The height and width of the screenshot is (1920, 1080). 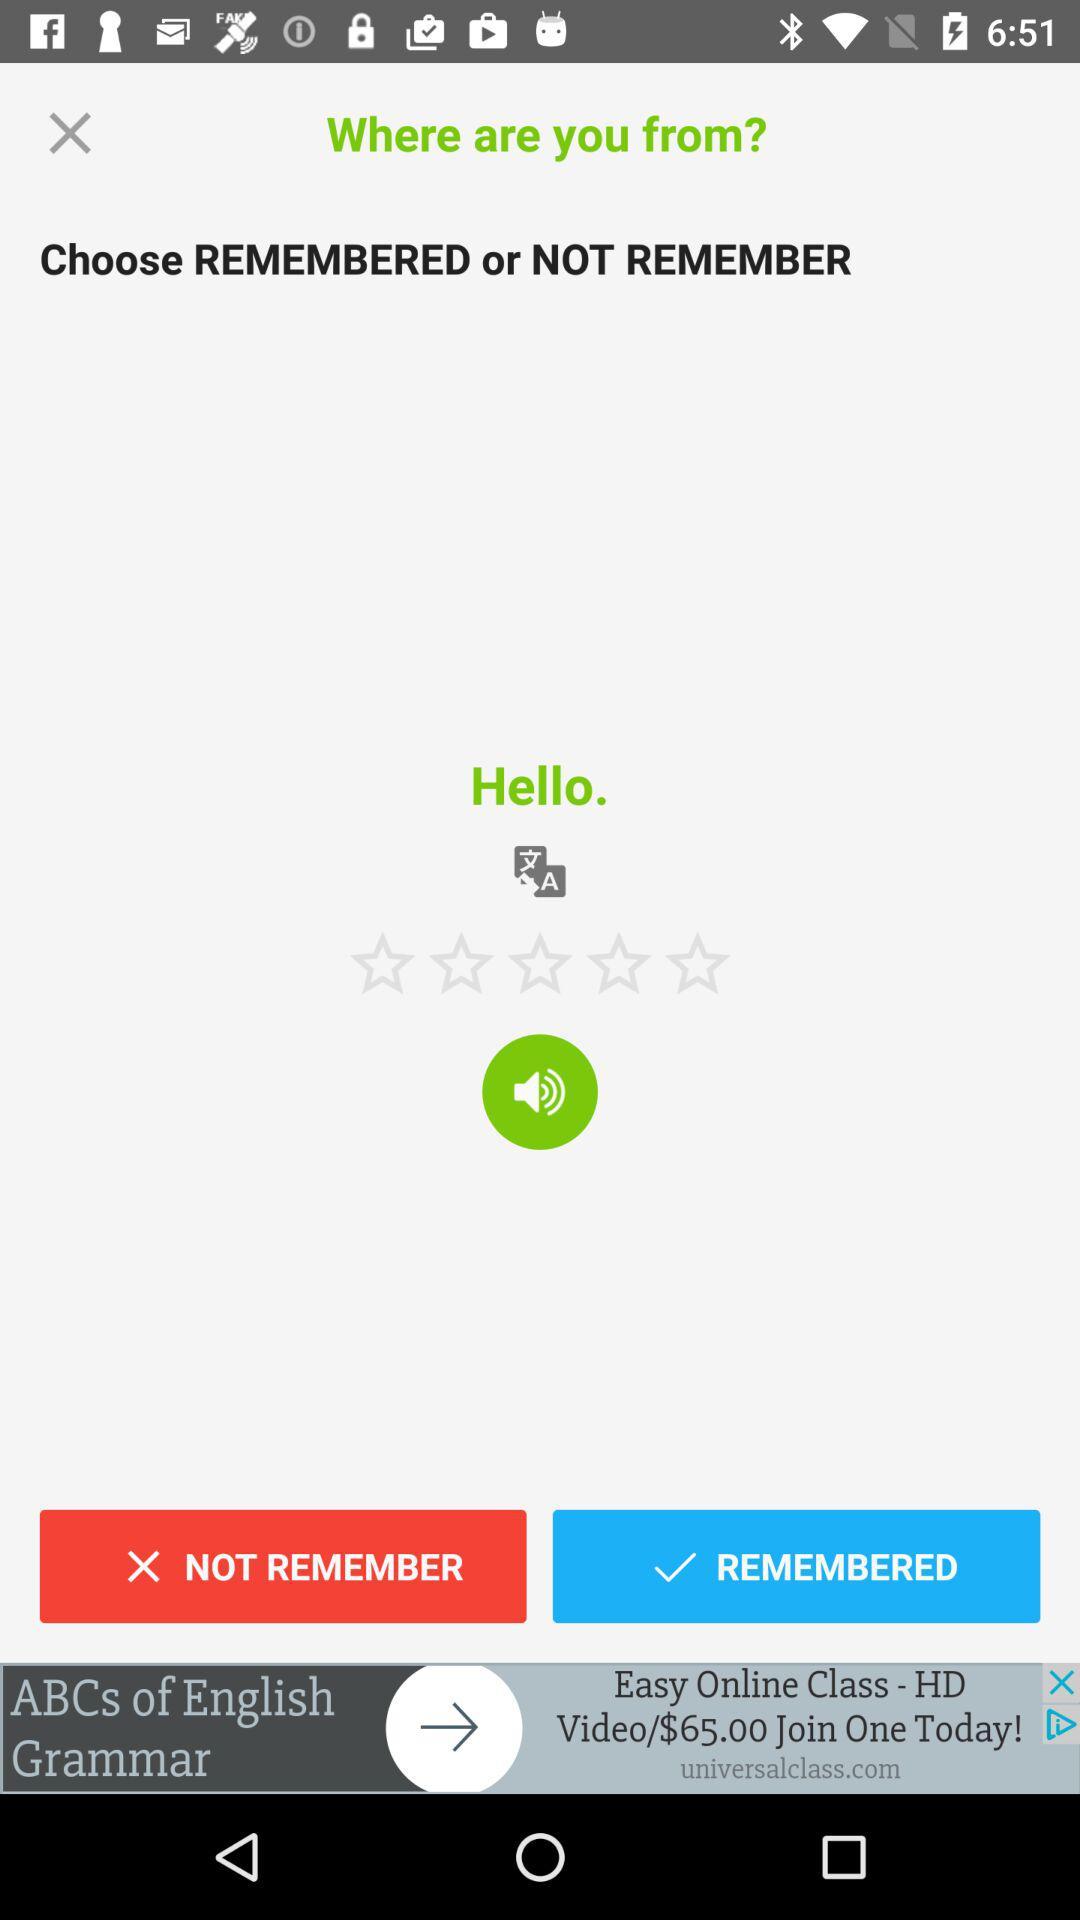 I want to click on set the sound, so click(x=540, y=1090).